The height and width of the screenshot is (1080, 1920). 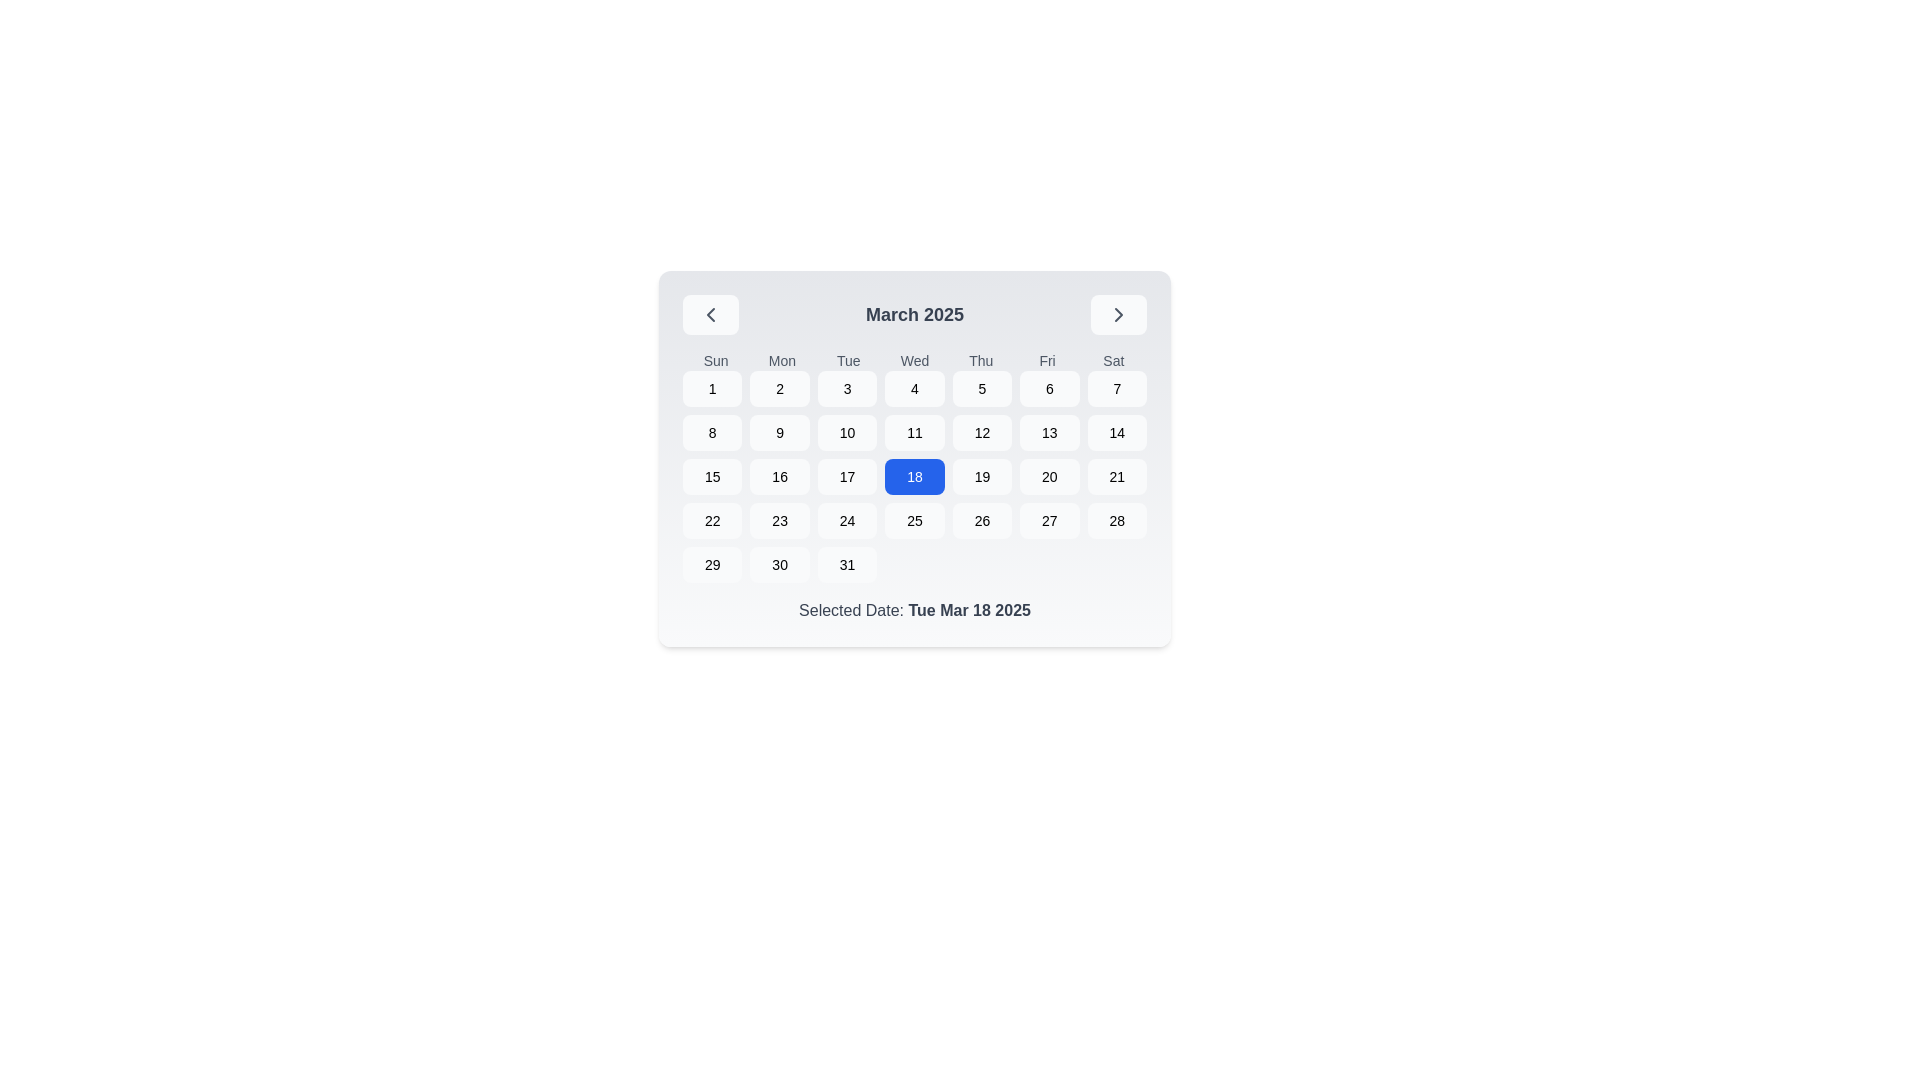 What do you see at coordinates (982, 389) in the screenshot?
I see `the selectable date button '5' in the calendar interface` at bounding box center [982, 389].